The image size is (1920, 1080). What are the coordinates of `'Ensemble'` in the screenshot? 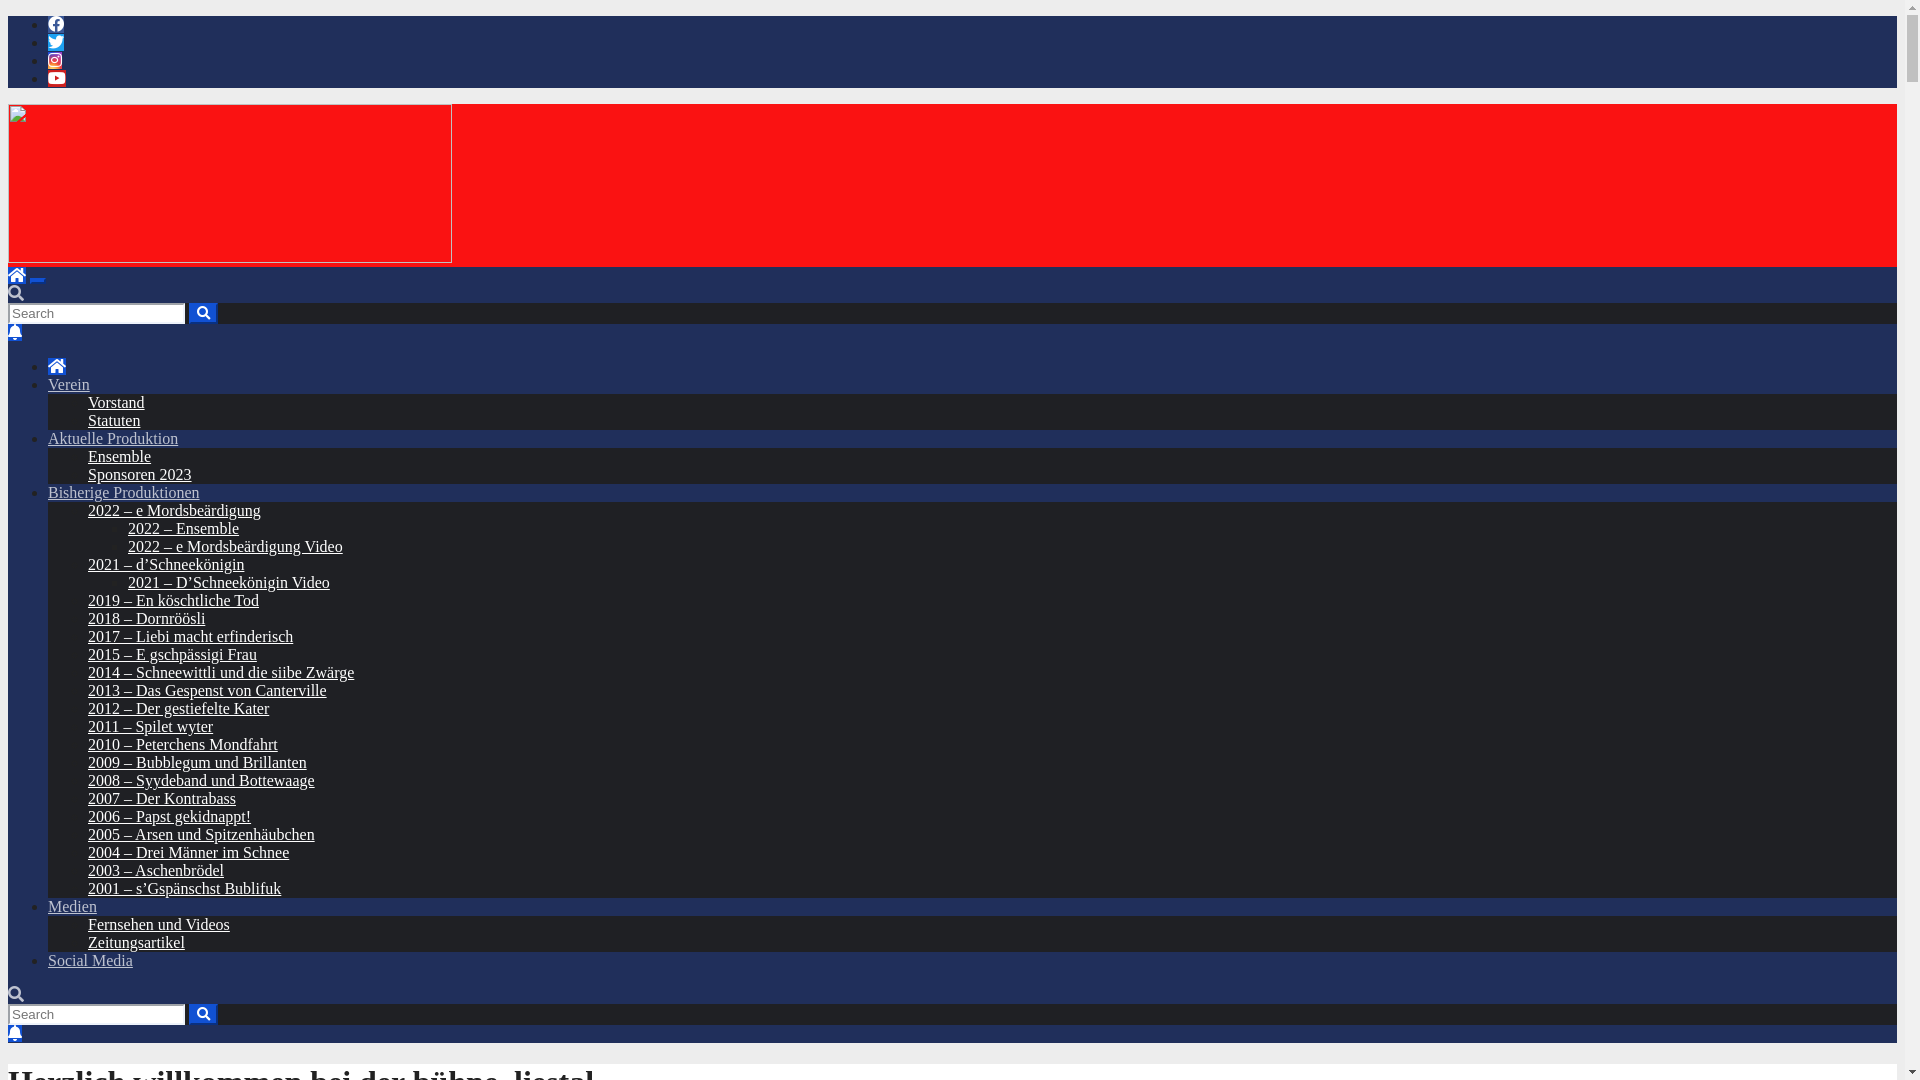 It's located at (118, 456).